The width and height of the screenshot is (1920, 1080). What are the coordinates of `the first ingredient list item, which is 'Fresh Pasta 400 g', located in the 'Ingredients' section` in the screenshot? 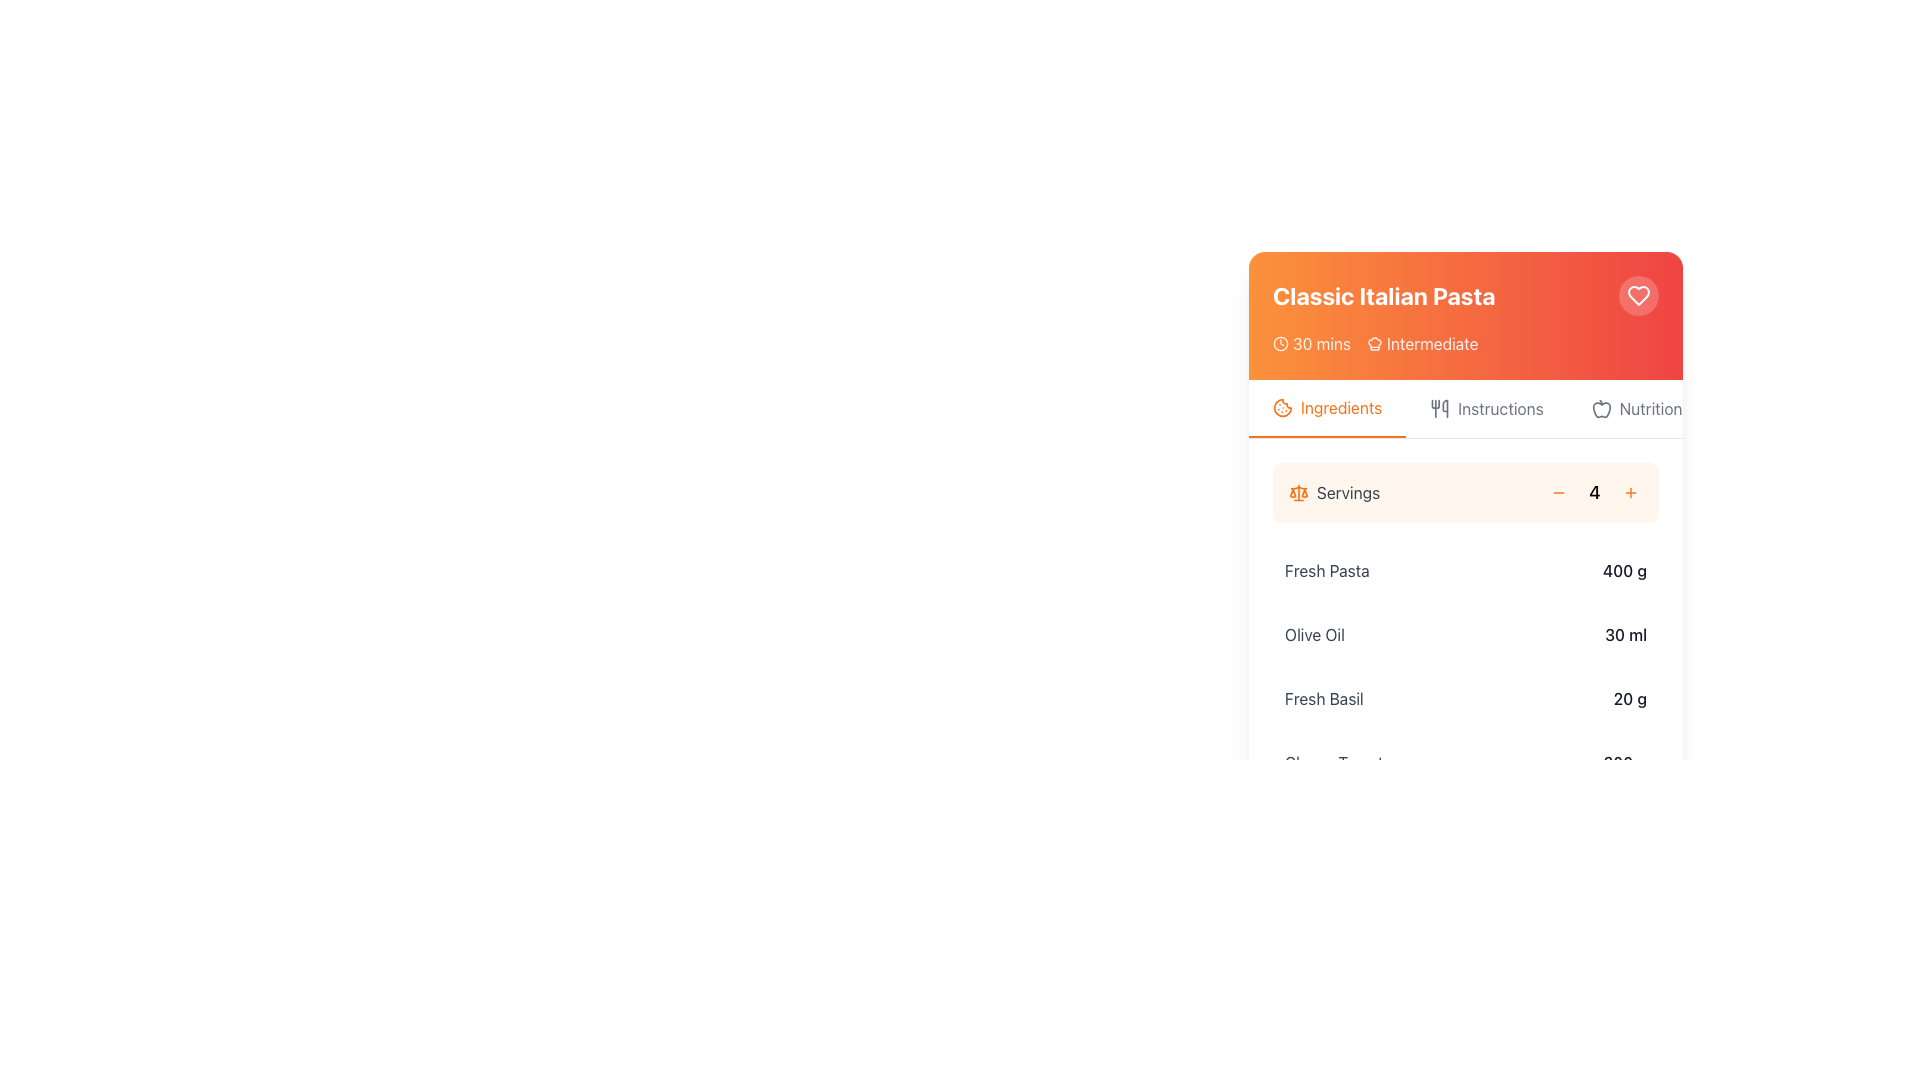 It's located at (1465, 570).